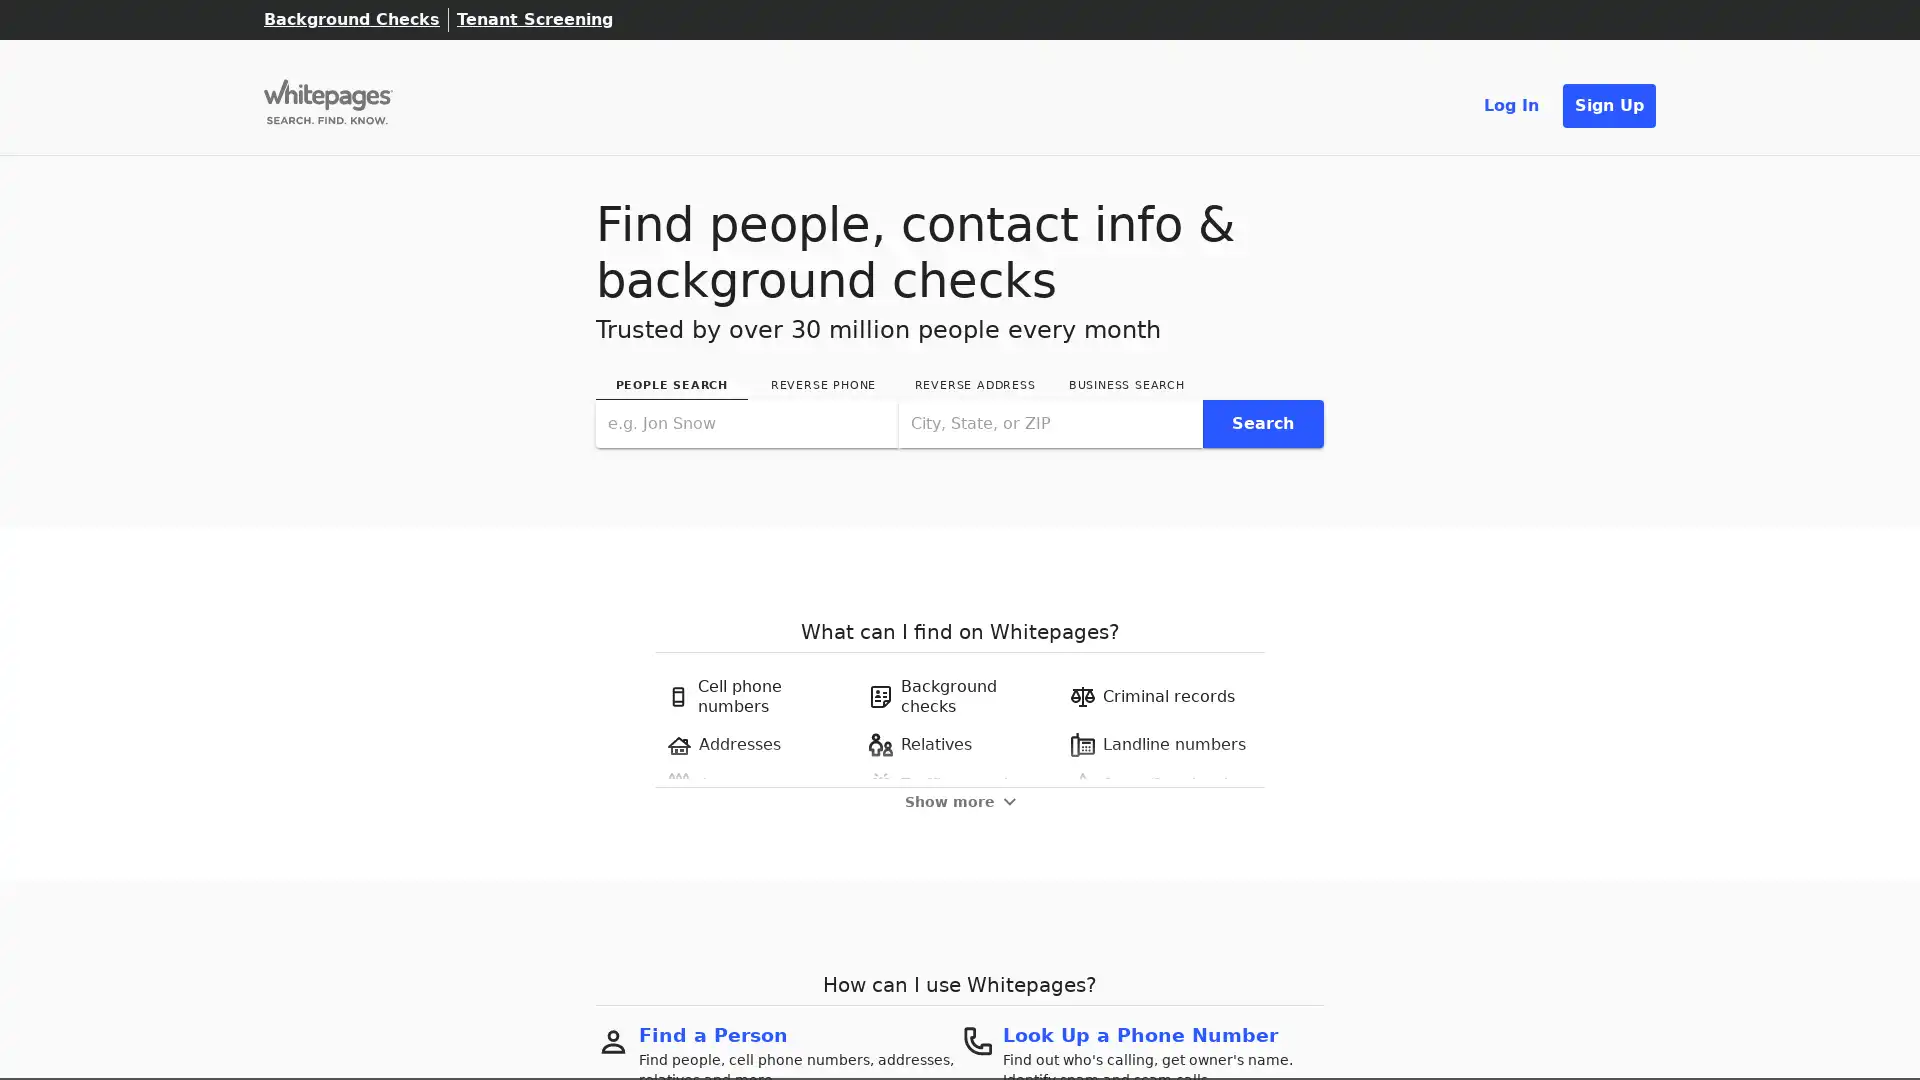  What do you see at coordinates (1261, 422) in the screenshot?
I see `Search` at bounding box center [1261, 422].